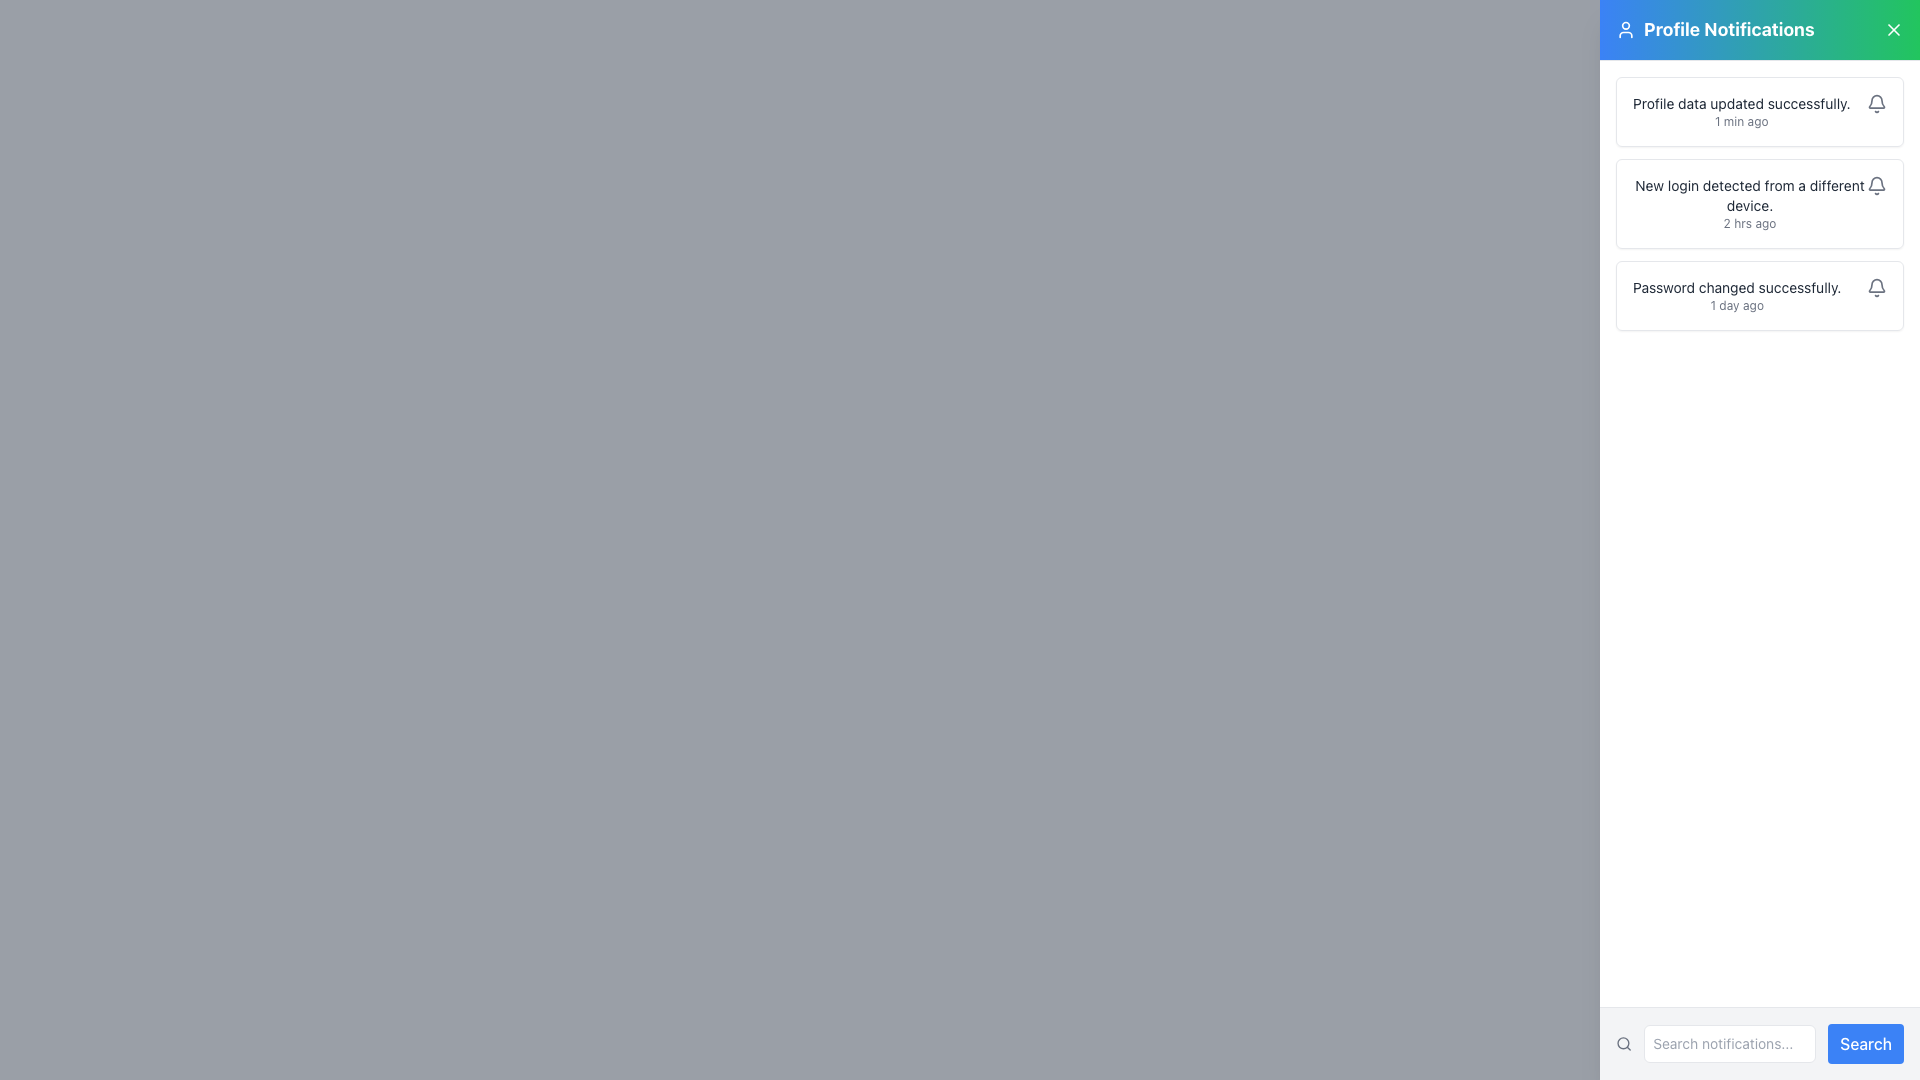 This screenshot has height=1080, width=1920. I want to click on the close button located in the top-right corner of the 'Profile Notifications' section, so click(1893, 30).